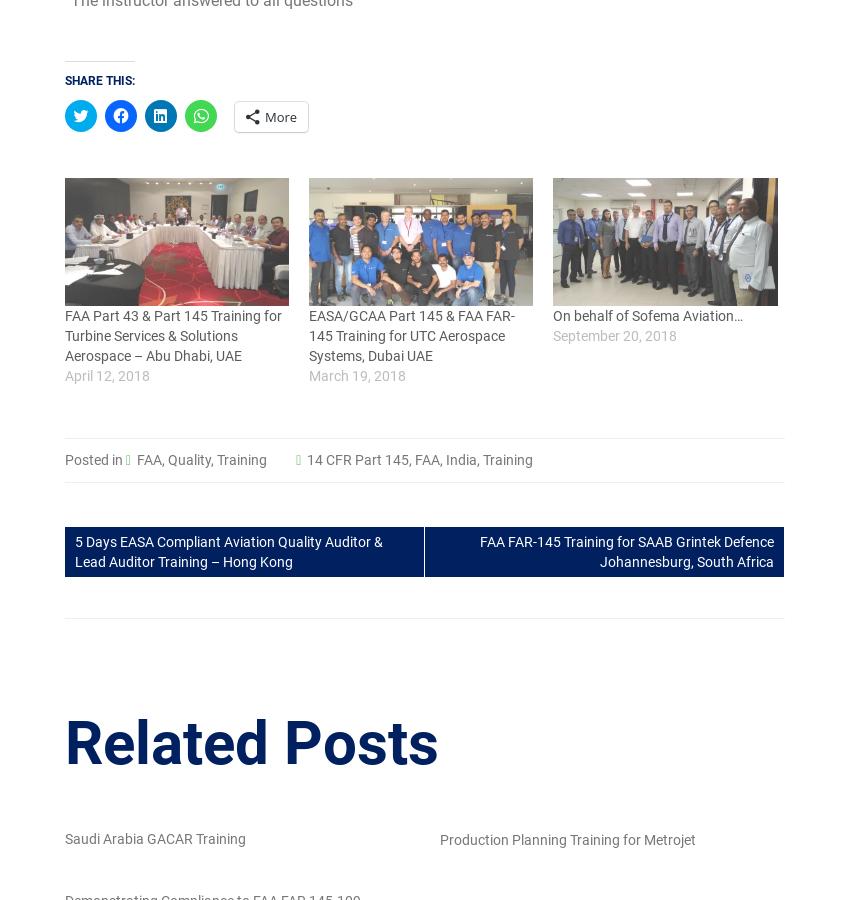 The image size is (850, 900). I want to click on 'Posted in', so click(65, 458).